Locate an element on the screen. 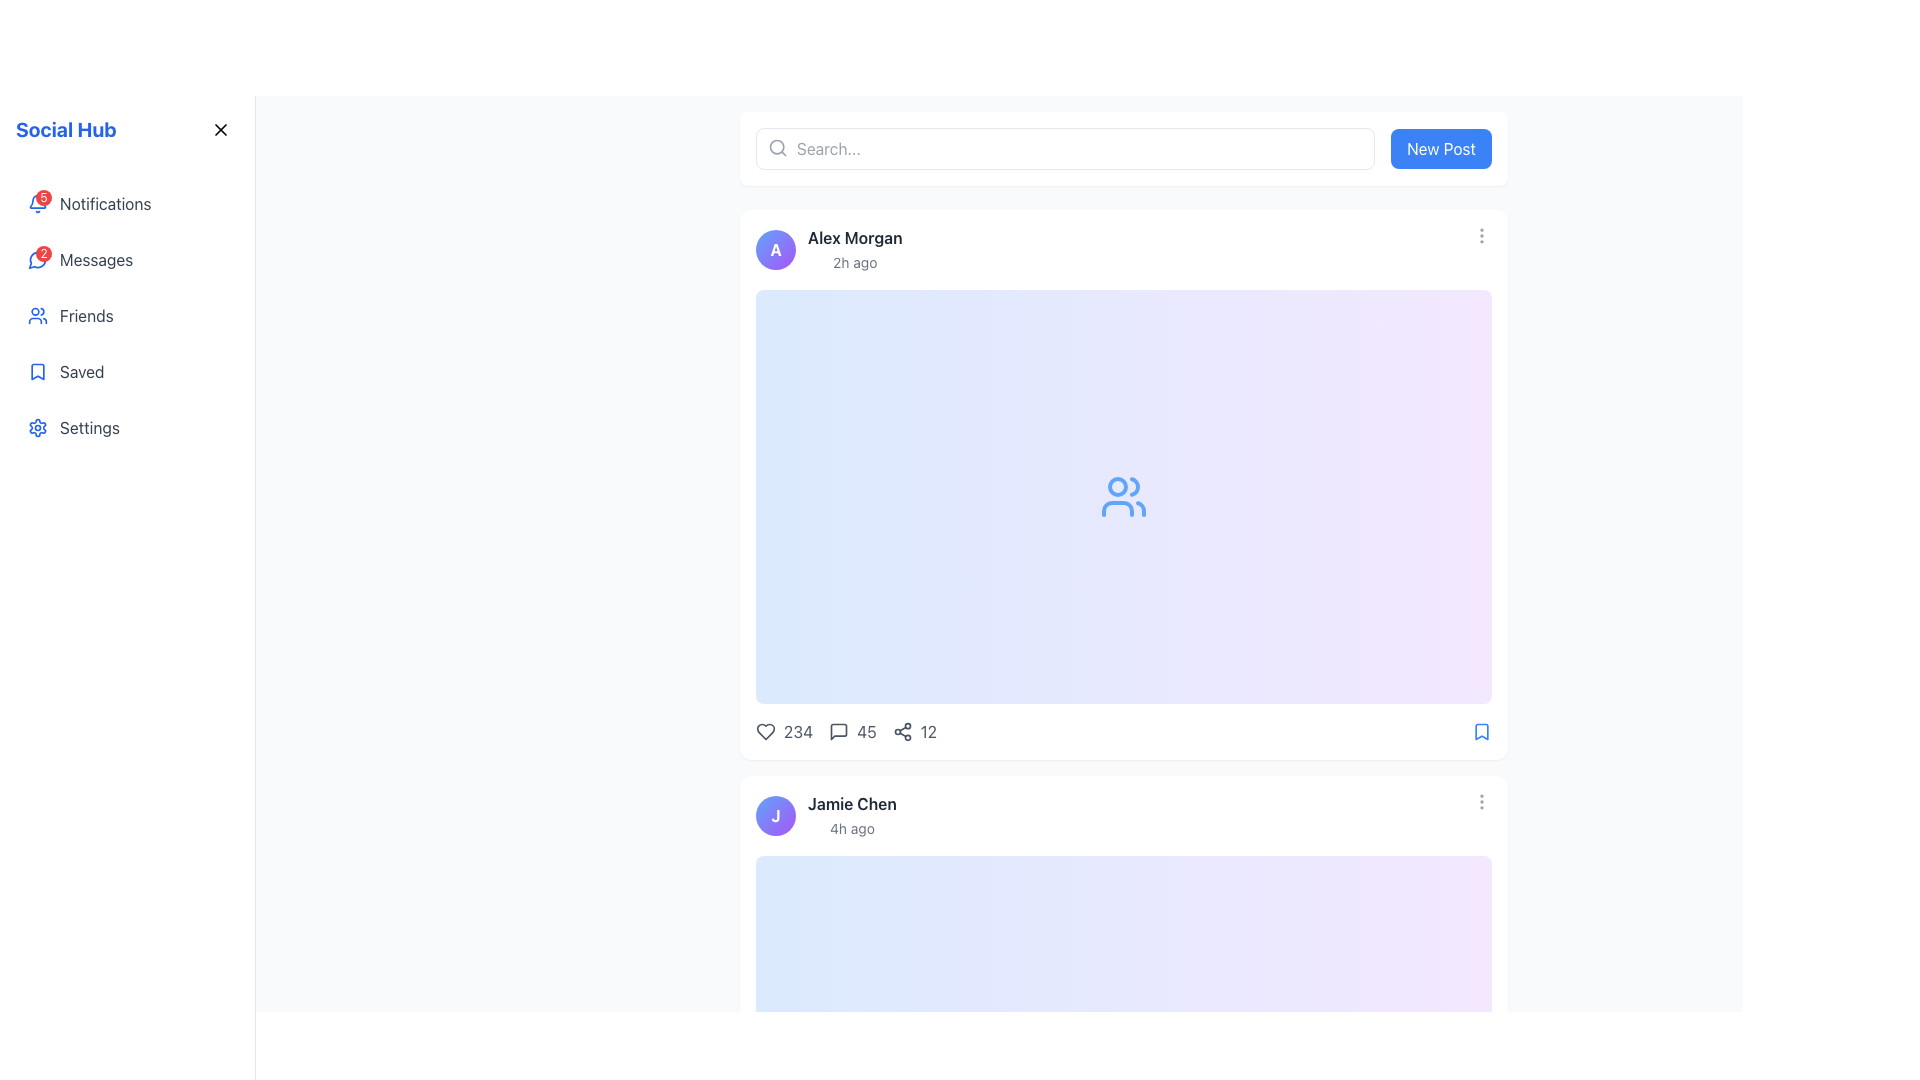  the comments icon located below the large post in the feed, which is the first item in a cluster containing 45 and positioned to the left of the number 45 is located at coordinates (839, 732).